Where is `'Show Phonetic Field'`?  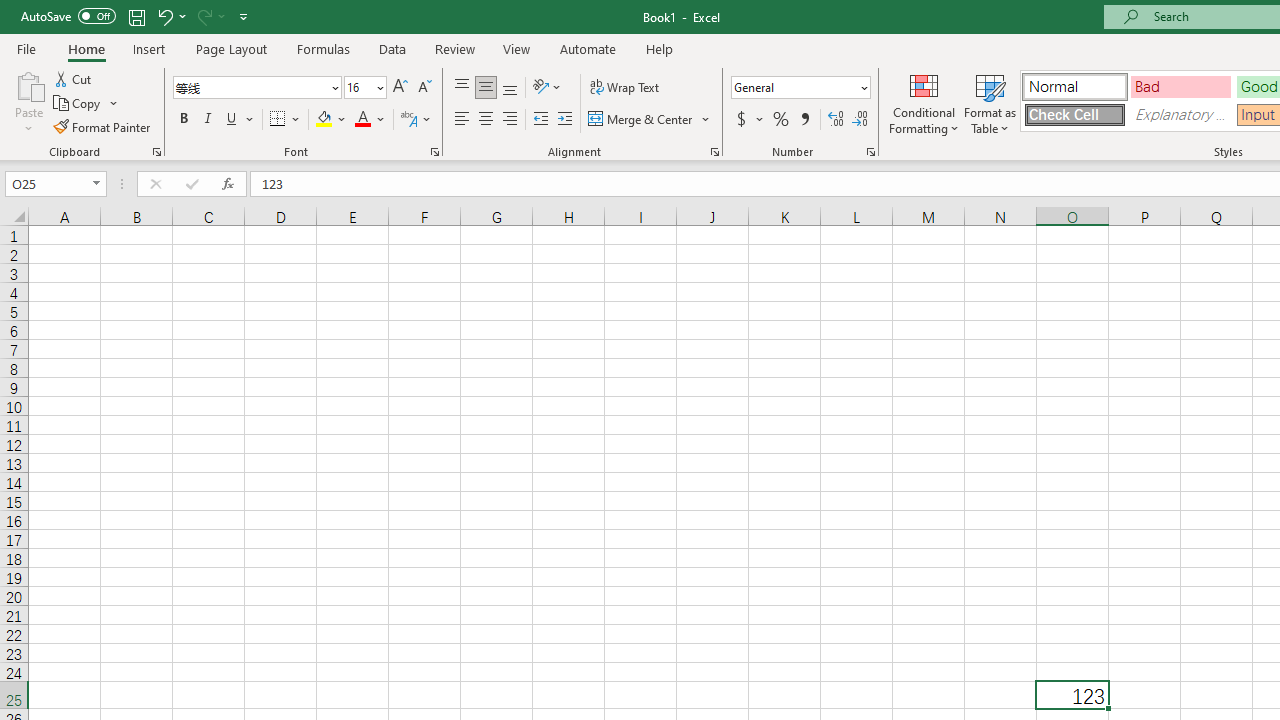
'Show Phonetic Field' is located at coordinates (415, 119).